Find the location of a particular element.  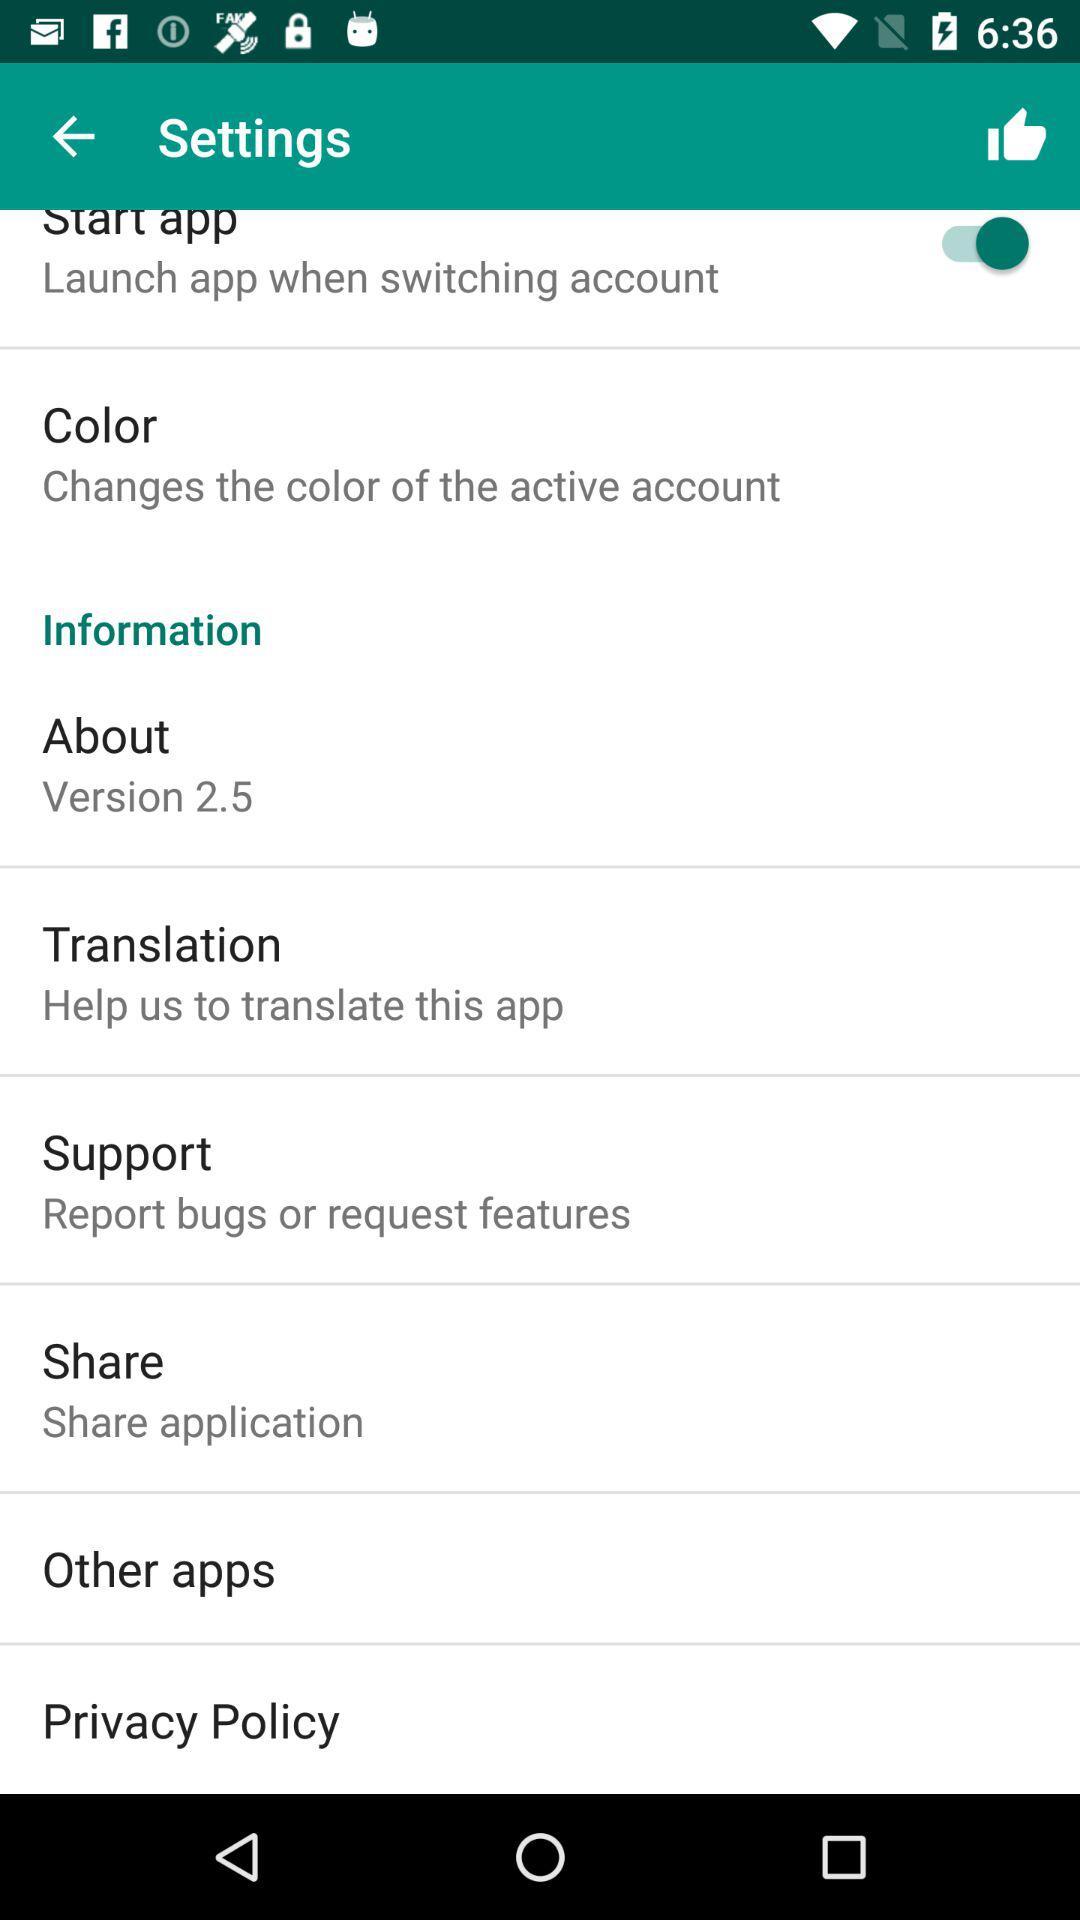

item above the privacy policy icon is located at coordinates (157, 1567).